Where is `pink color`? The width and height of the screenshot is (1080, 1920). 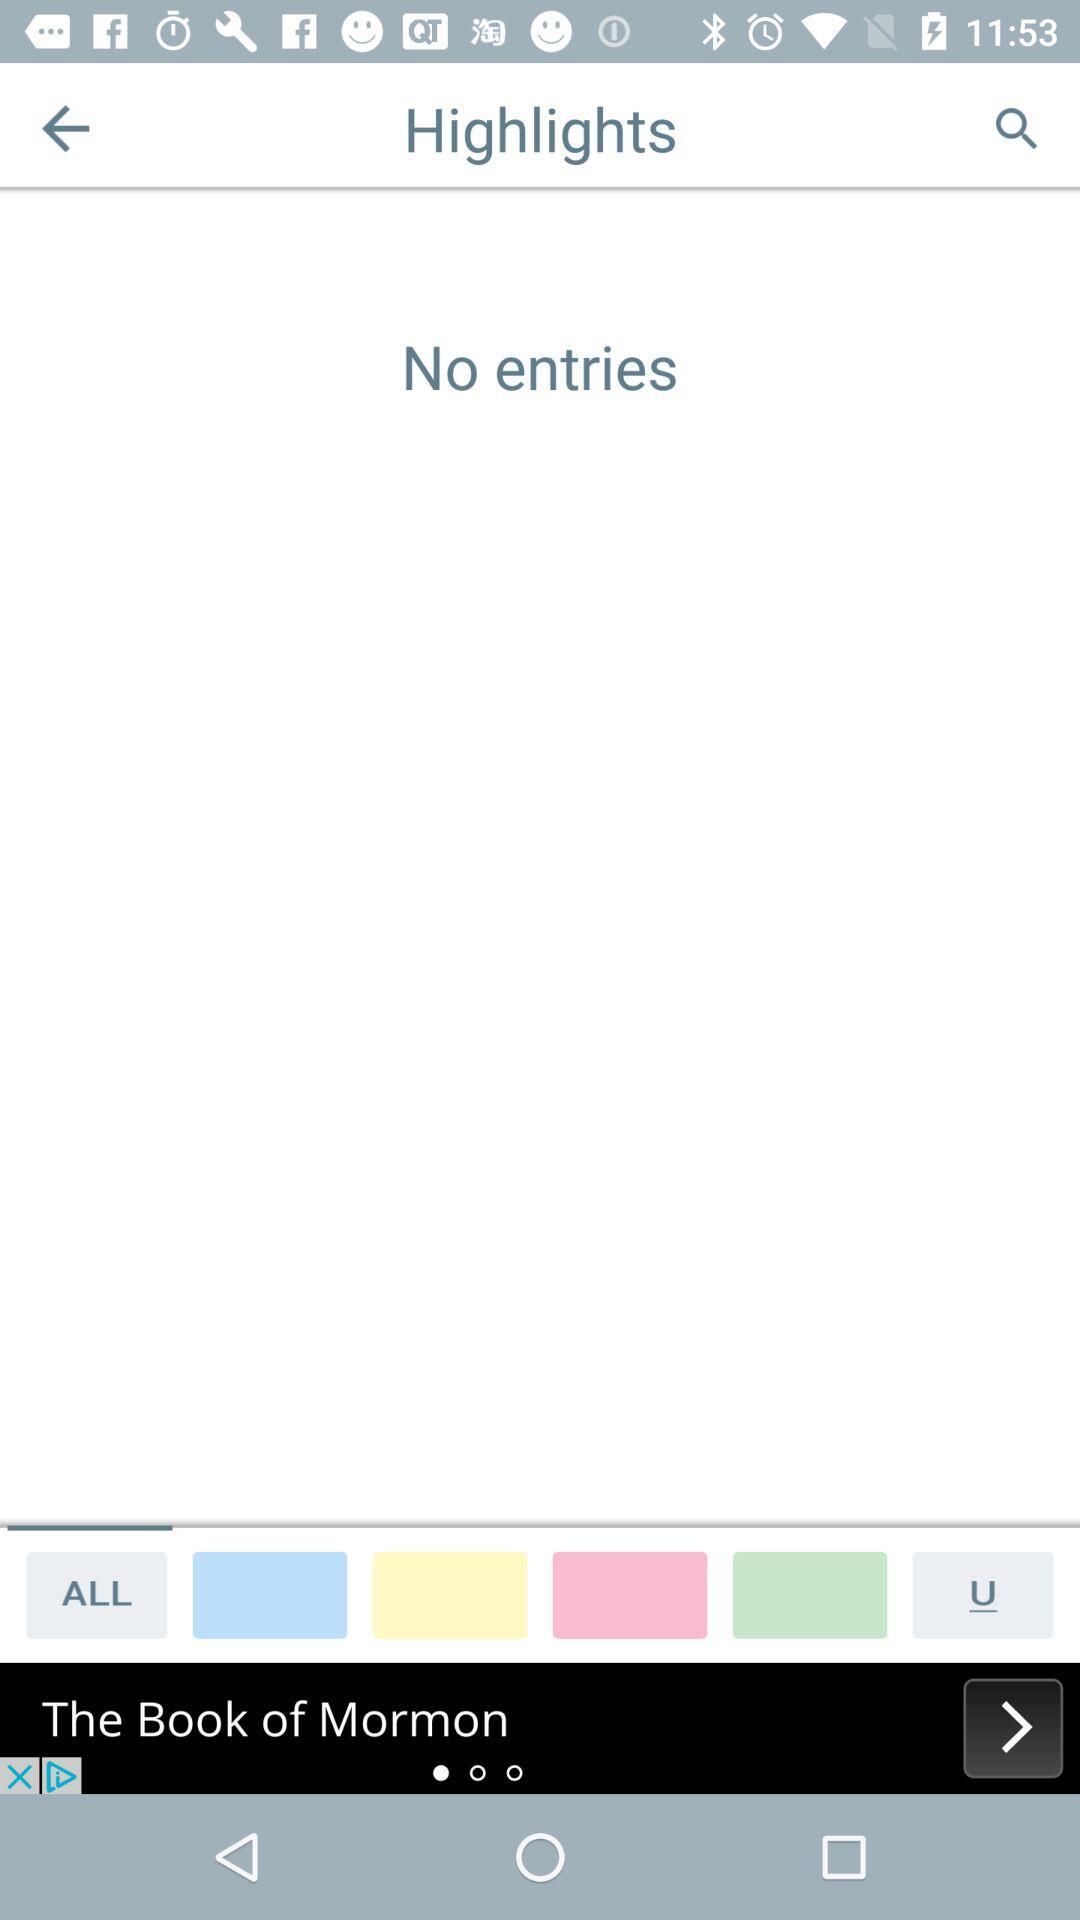 pink color is located at coordinates (628, 1593).